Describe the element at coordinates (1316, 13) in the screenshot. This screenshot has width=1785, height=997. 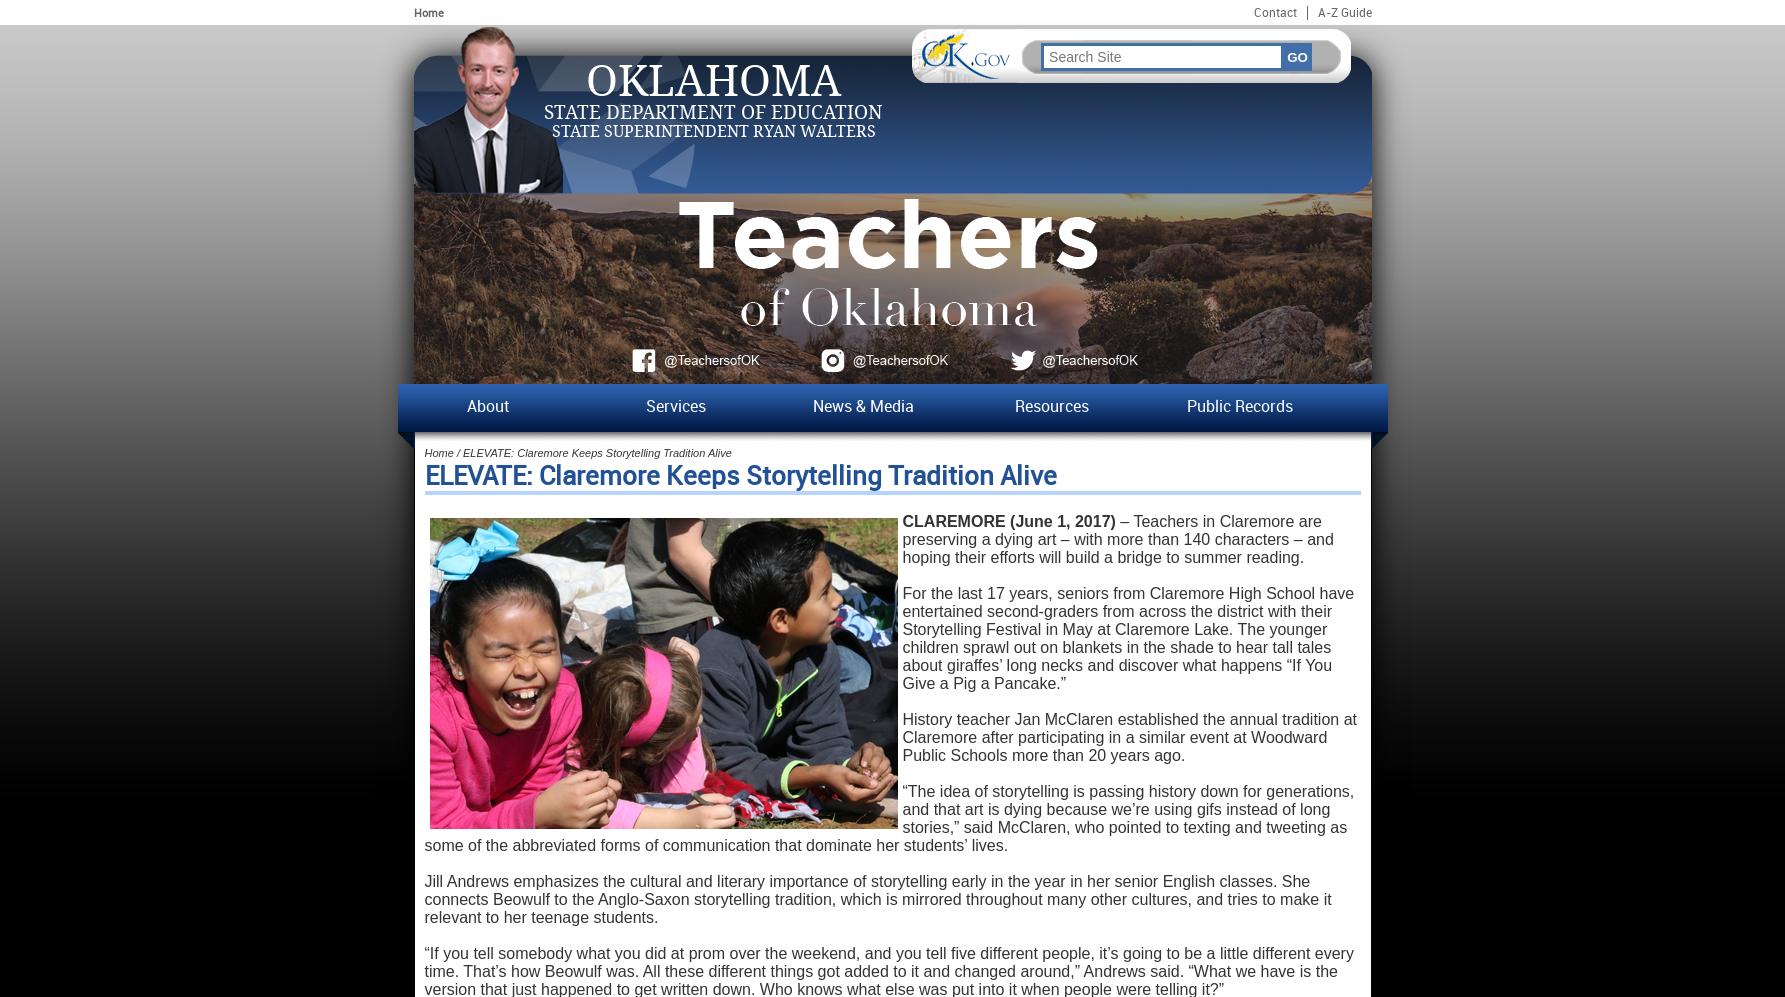
I see `'A-Z Guide'` at that location.